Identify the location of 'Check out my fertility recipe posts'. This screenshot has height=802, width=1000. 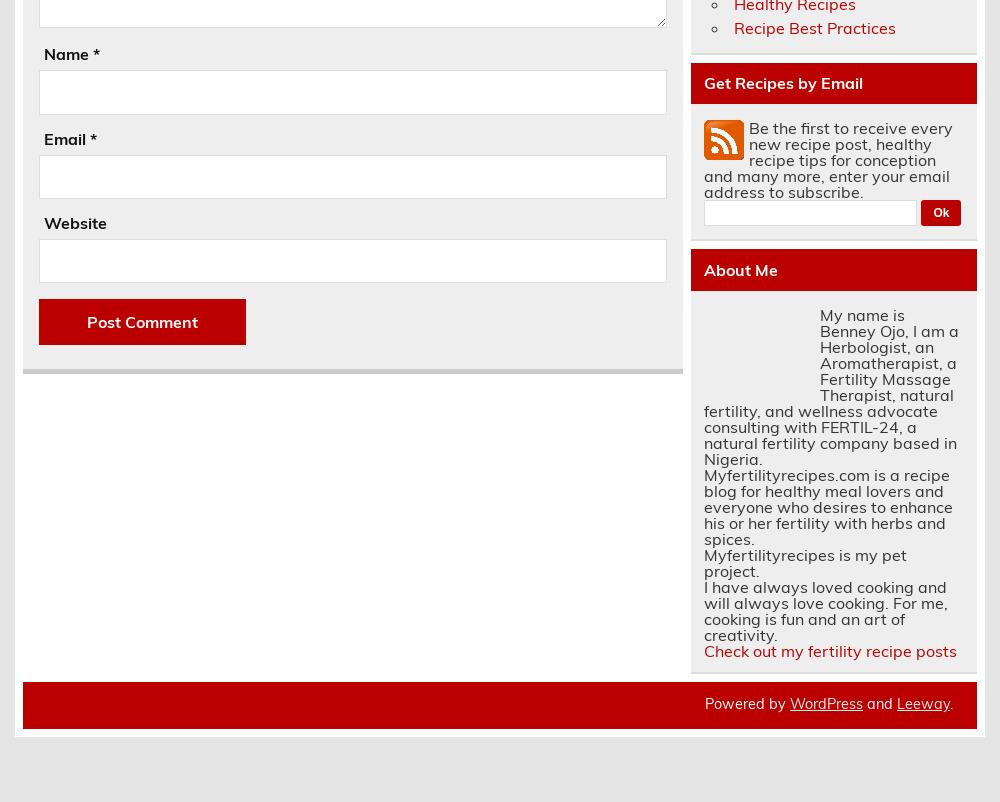
(828, 650).